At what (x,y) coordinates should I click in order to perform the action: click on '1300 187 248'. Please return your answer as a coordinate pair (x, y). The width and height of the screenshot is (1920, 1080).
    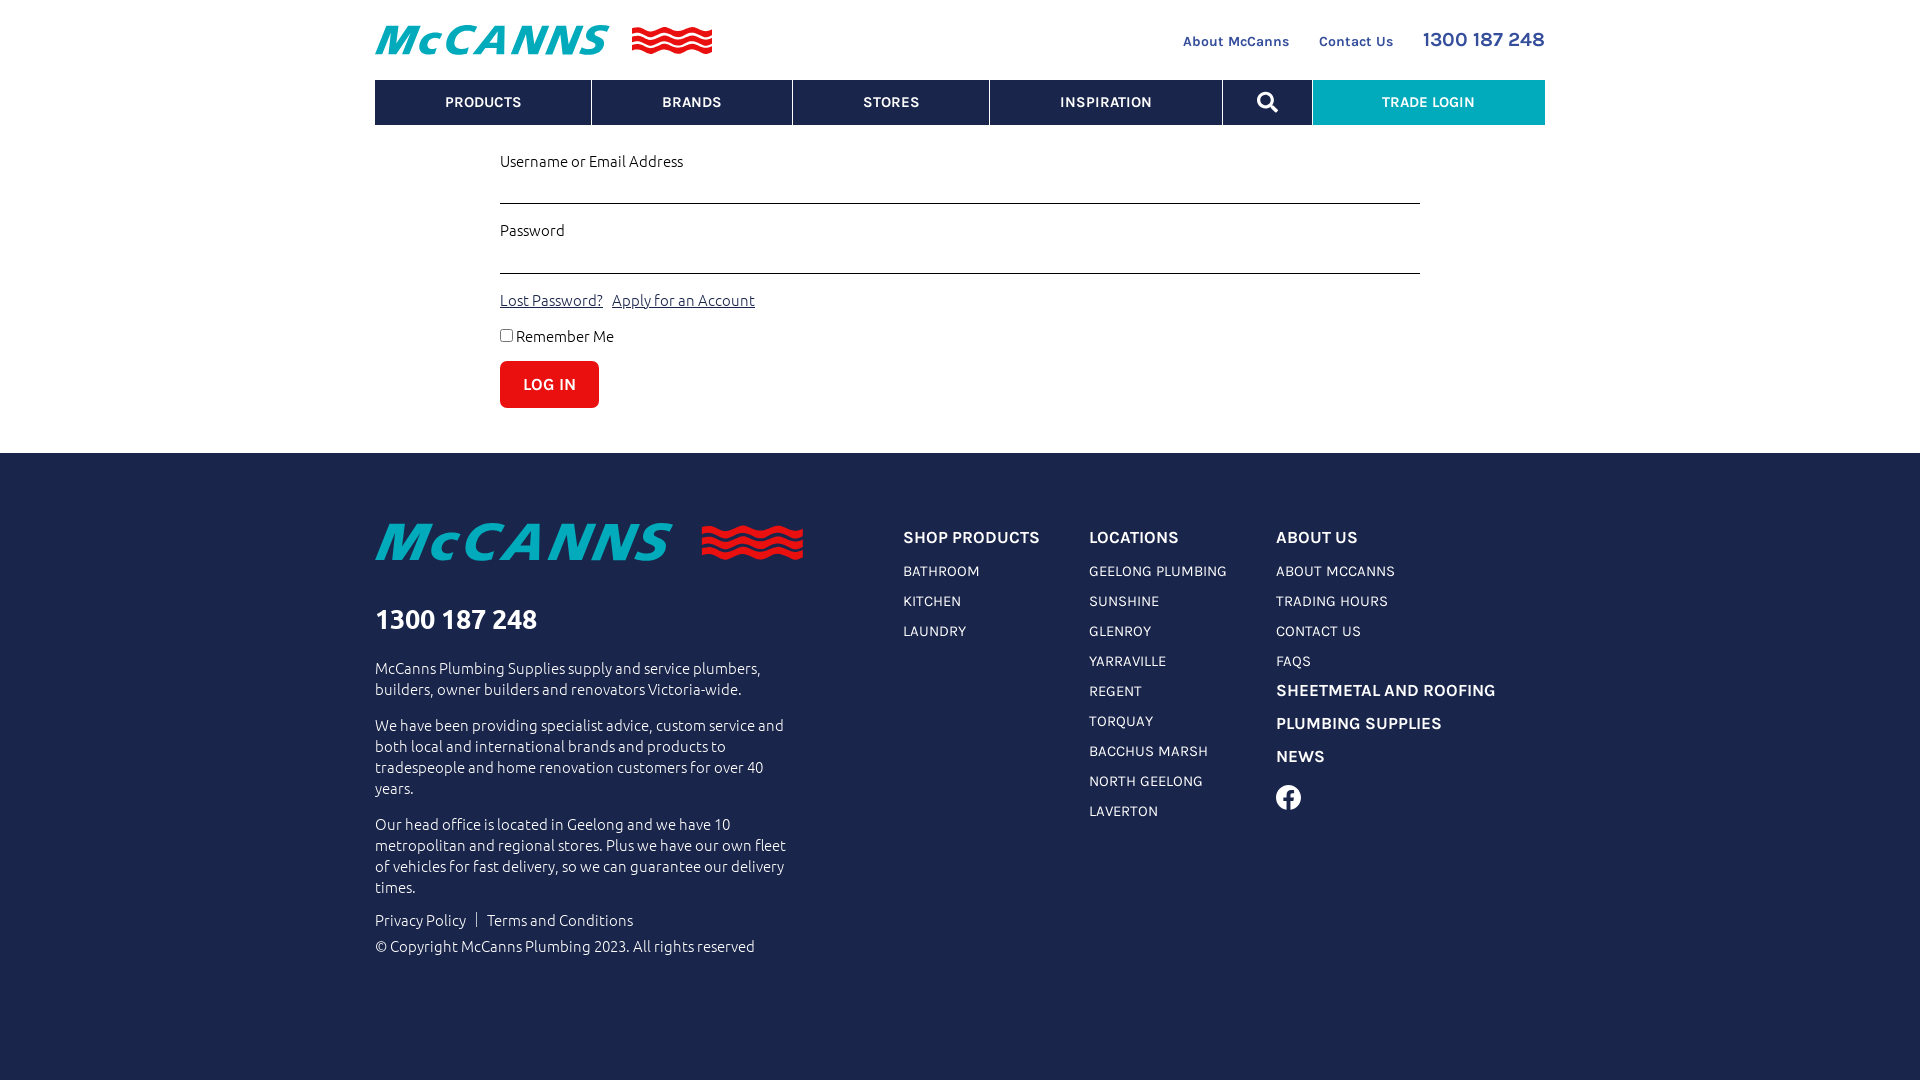
    Looking at the image, I should click on (455, 617).